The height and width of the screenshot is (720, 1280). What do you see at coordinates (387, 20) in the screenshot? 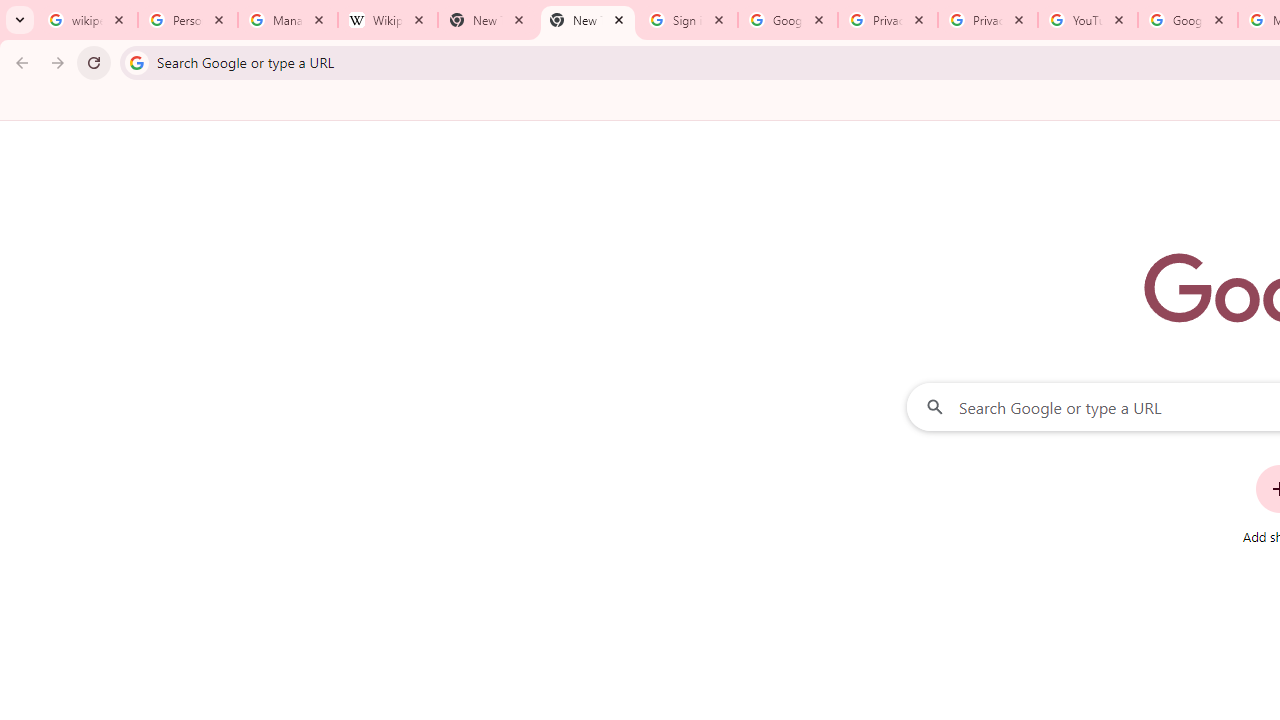
I see `'Wikipedia:Edit requests - Wikipedia'` at bounding box center [387, 20].